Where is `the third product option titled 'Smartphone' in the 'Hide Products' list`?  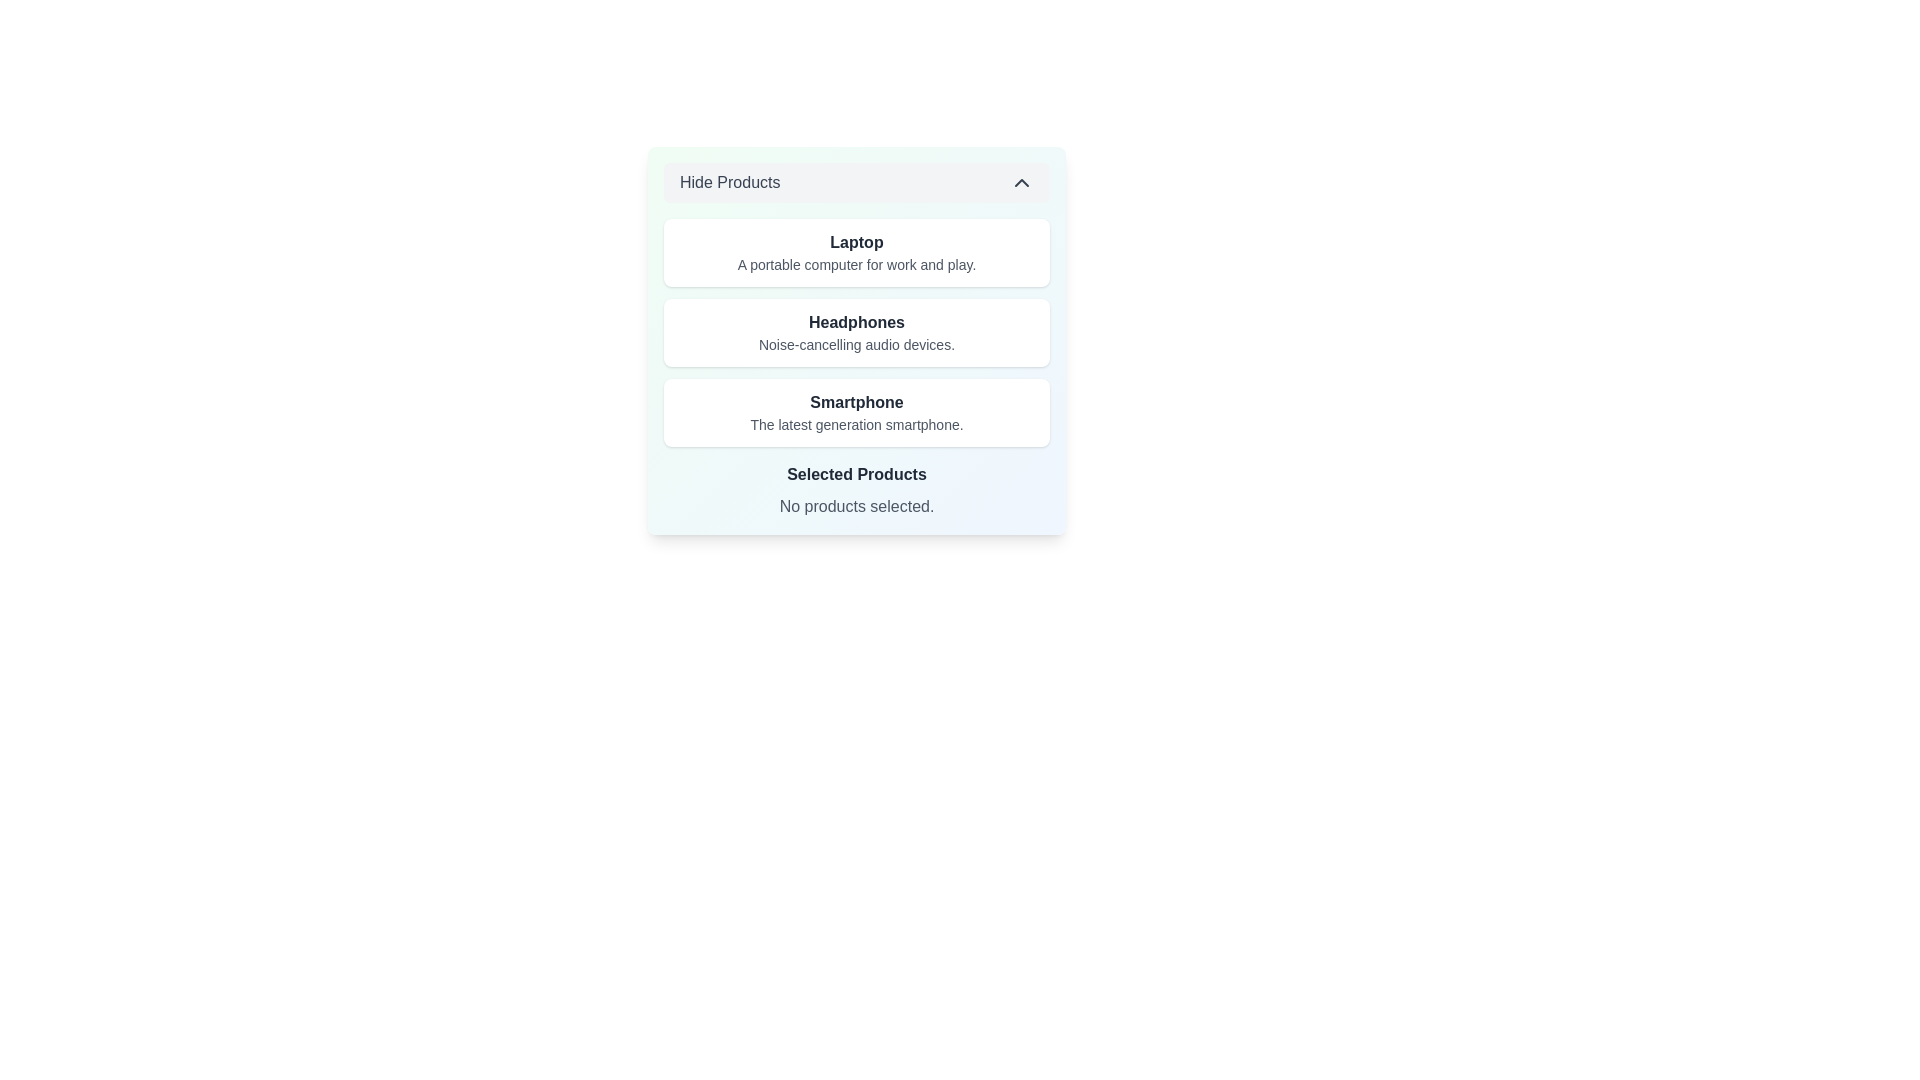
the third product option titled 'Smartphone' in the 'Hide Products' list is located at coordinates (857, 369).